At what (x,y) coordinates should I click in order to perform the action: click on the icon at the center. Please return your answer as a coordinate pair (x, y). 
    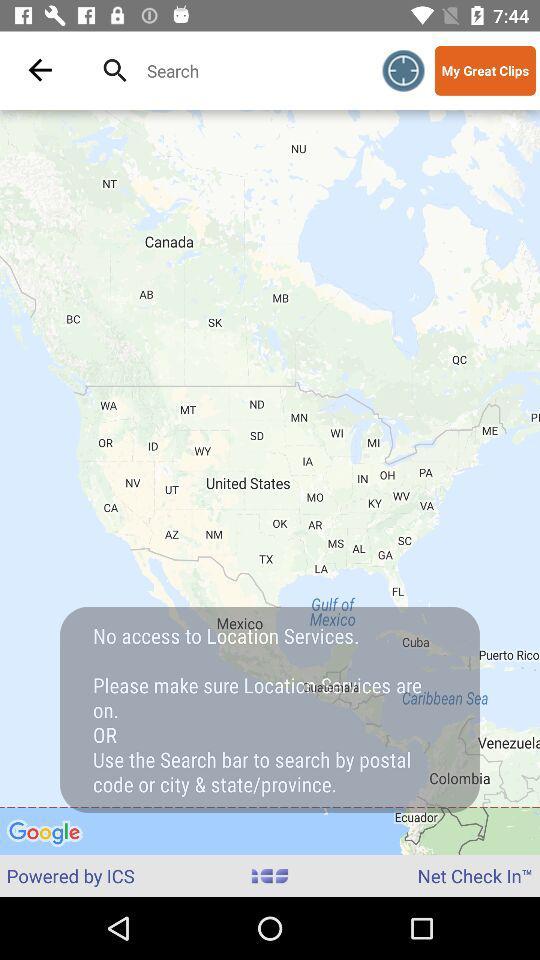
    Looking at the image, I should click on (270, 481).